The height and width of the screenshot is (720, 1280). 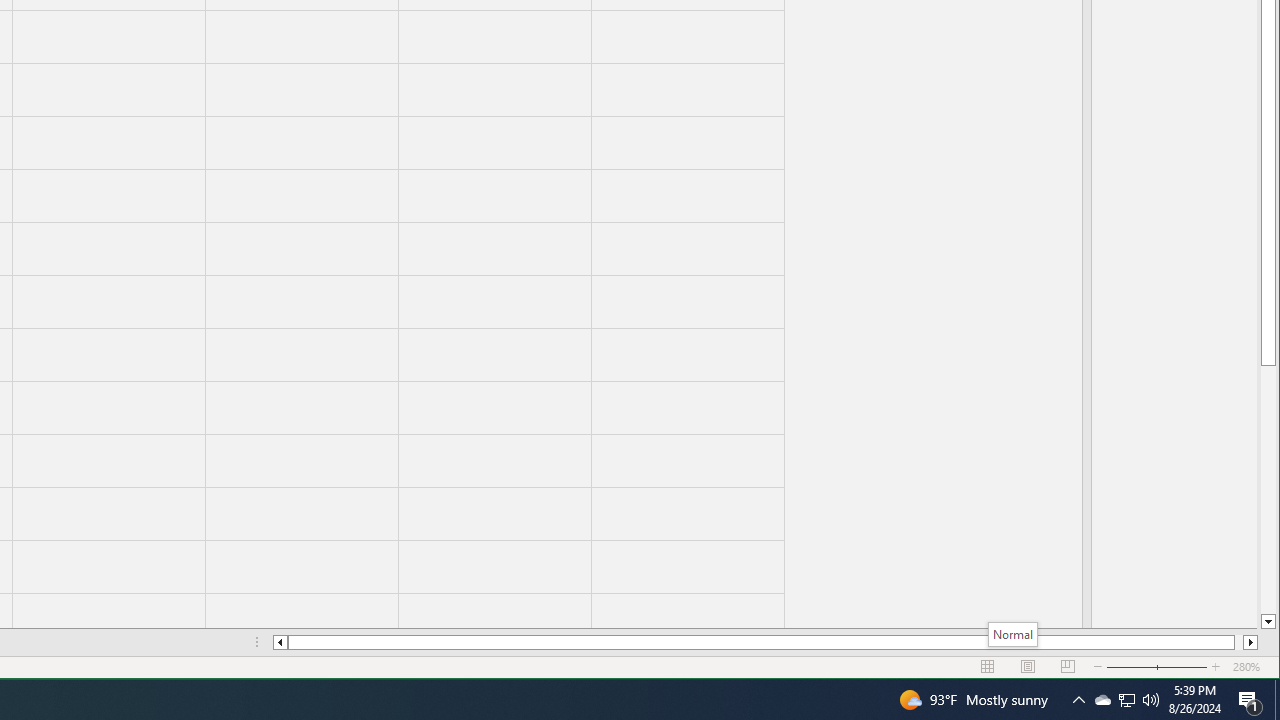 I want to click on 'Column right', so click(x=1250, y=642).